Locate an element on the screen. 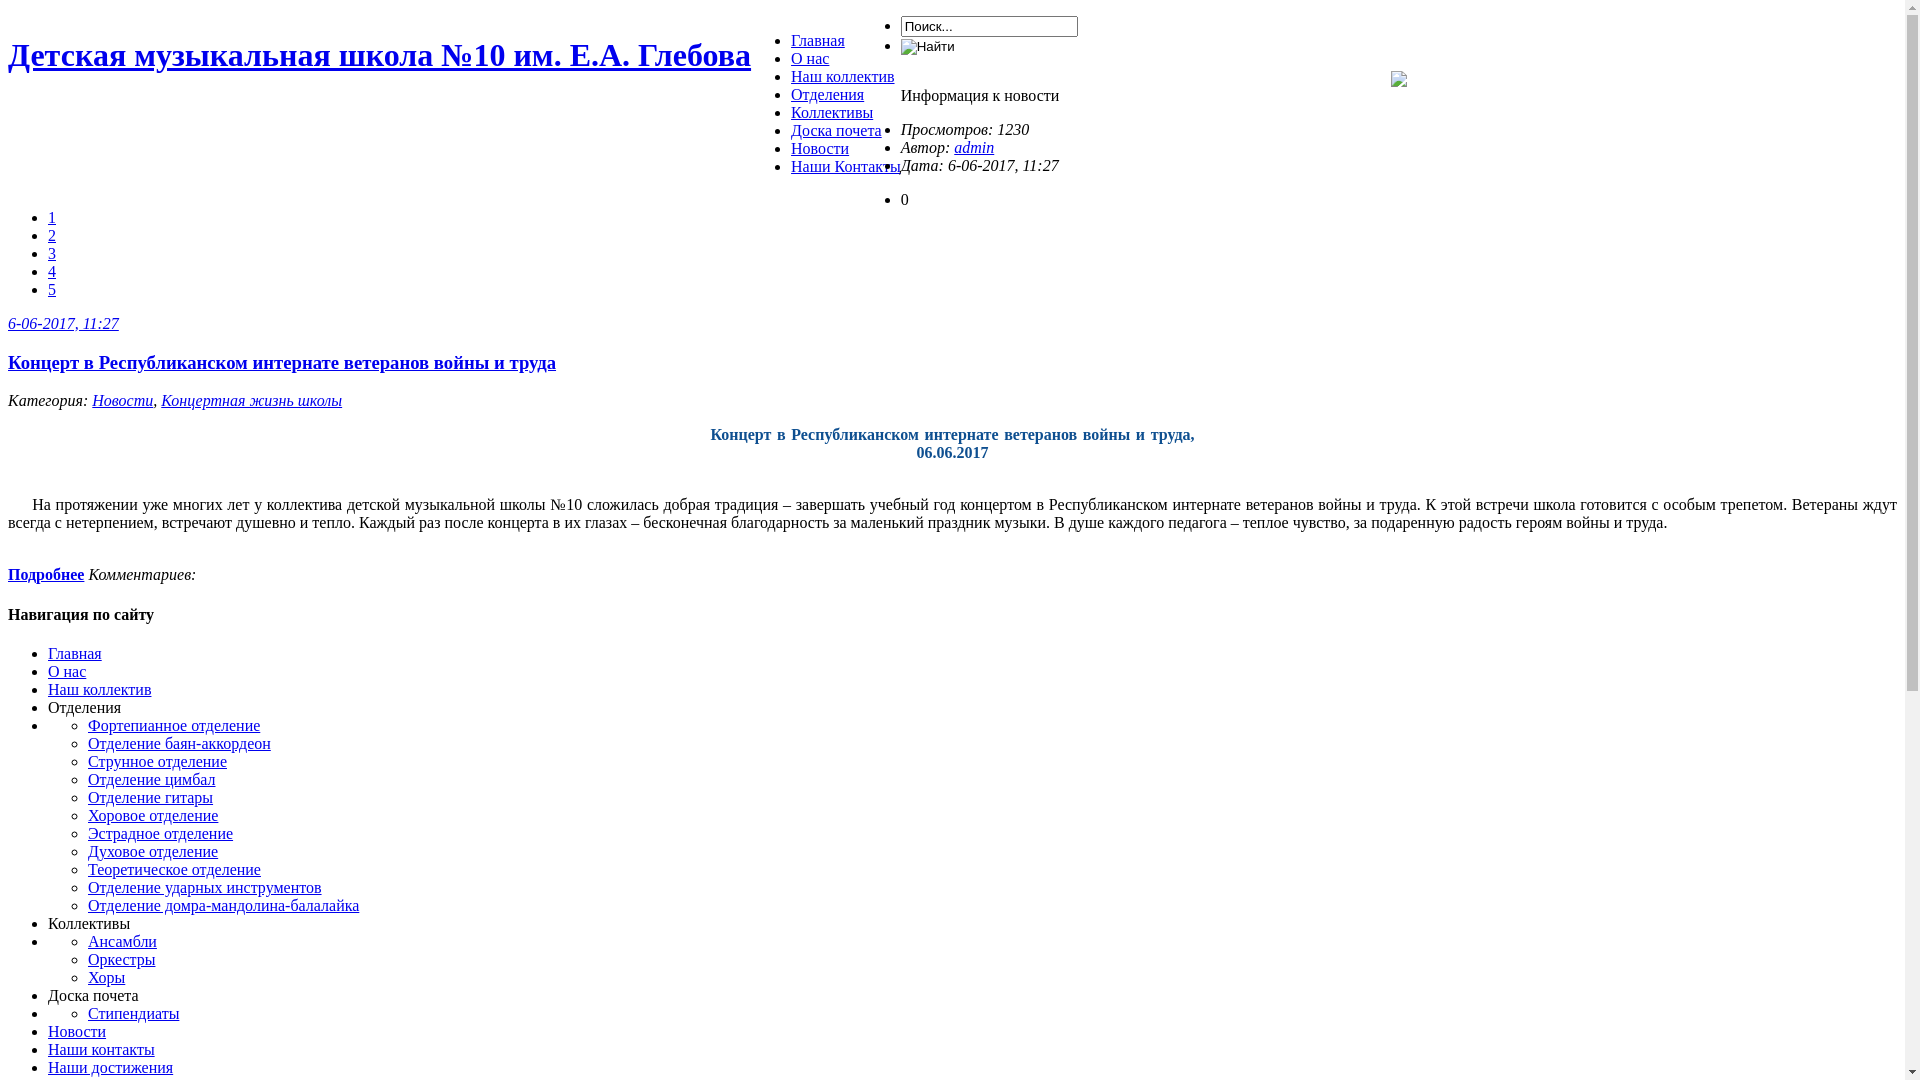  '4' is located at coordinates (52, 271).